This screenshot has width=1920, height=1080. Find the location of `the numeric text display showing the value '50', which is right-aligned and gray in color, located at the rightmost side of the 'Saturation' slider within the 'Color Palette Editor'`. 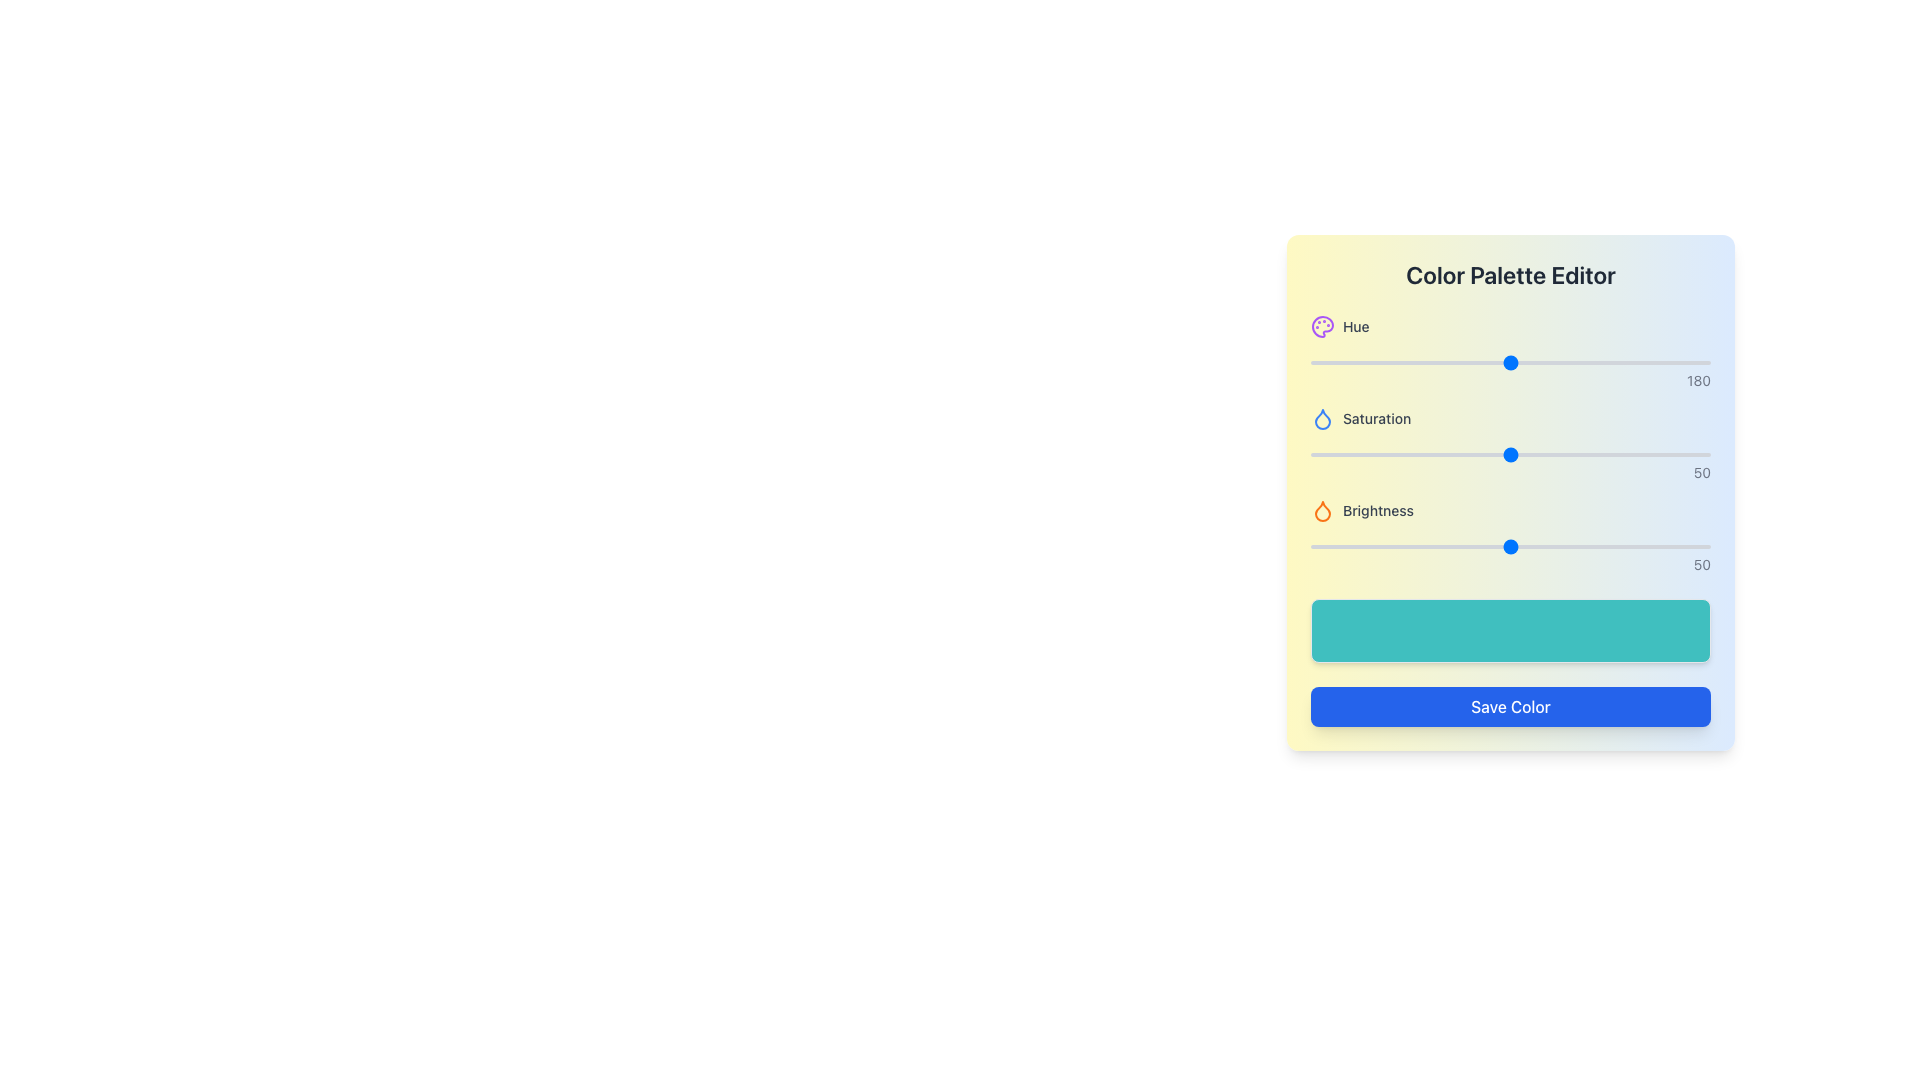

the numeric text display showing the value '50', which is right-aligned and gray in color, located at the rightmost side of the 'Saturation' slider within the 'Color Palette Editor' is located at coordinates (1511, 473).